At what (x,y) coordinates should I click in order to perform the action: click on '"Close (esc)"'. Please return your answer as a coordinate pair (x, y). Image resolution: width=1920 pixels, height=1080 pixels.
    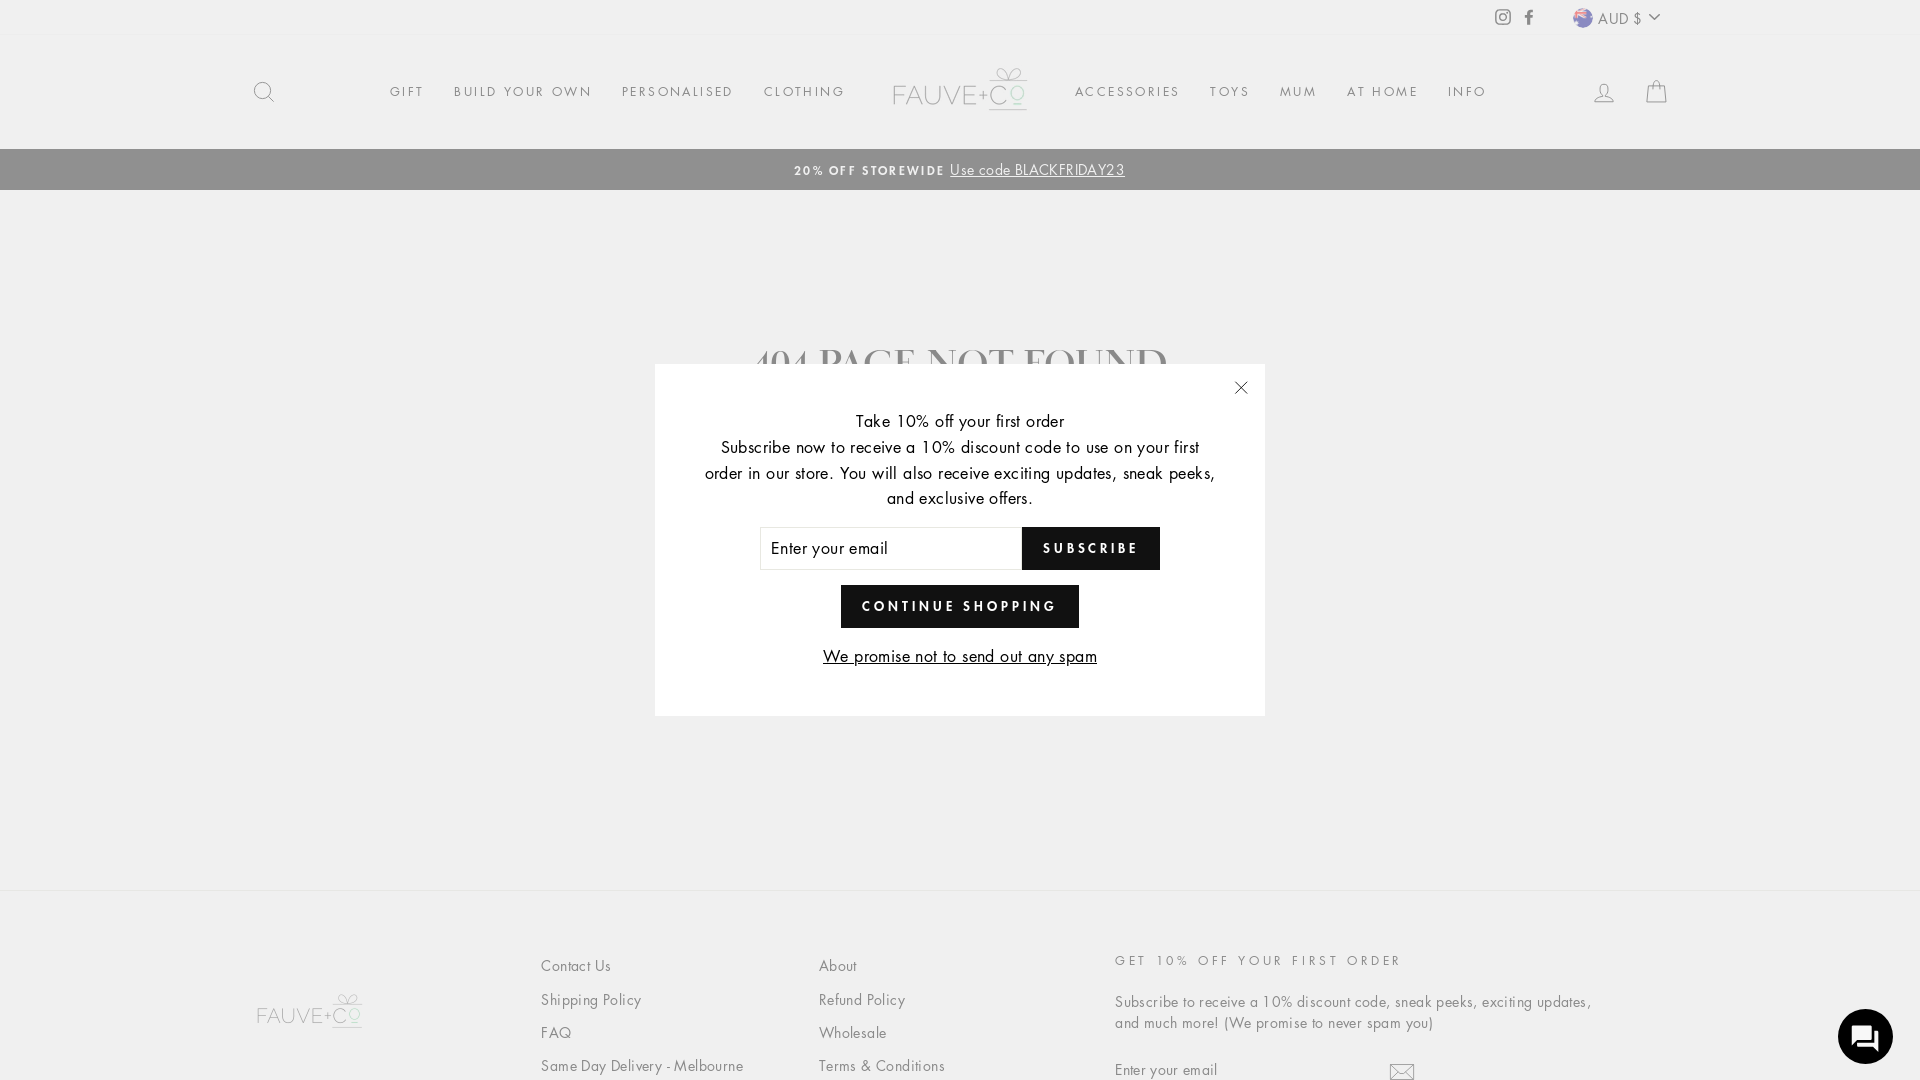
    Looking at the image, I should click on (1240, 388).